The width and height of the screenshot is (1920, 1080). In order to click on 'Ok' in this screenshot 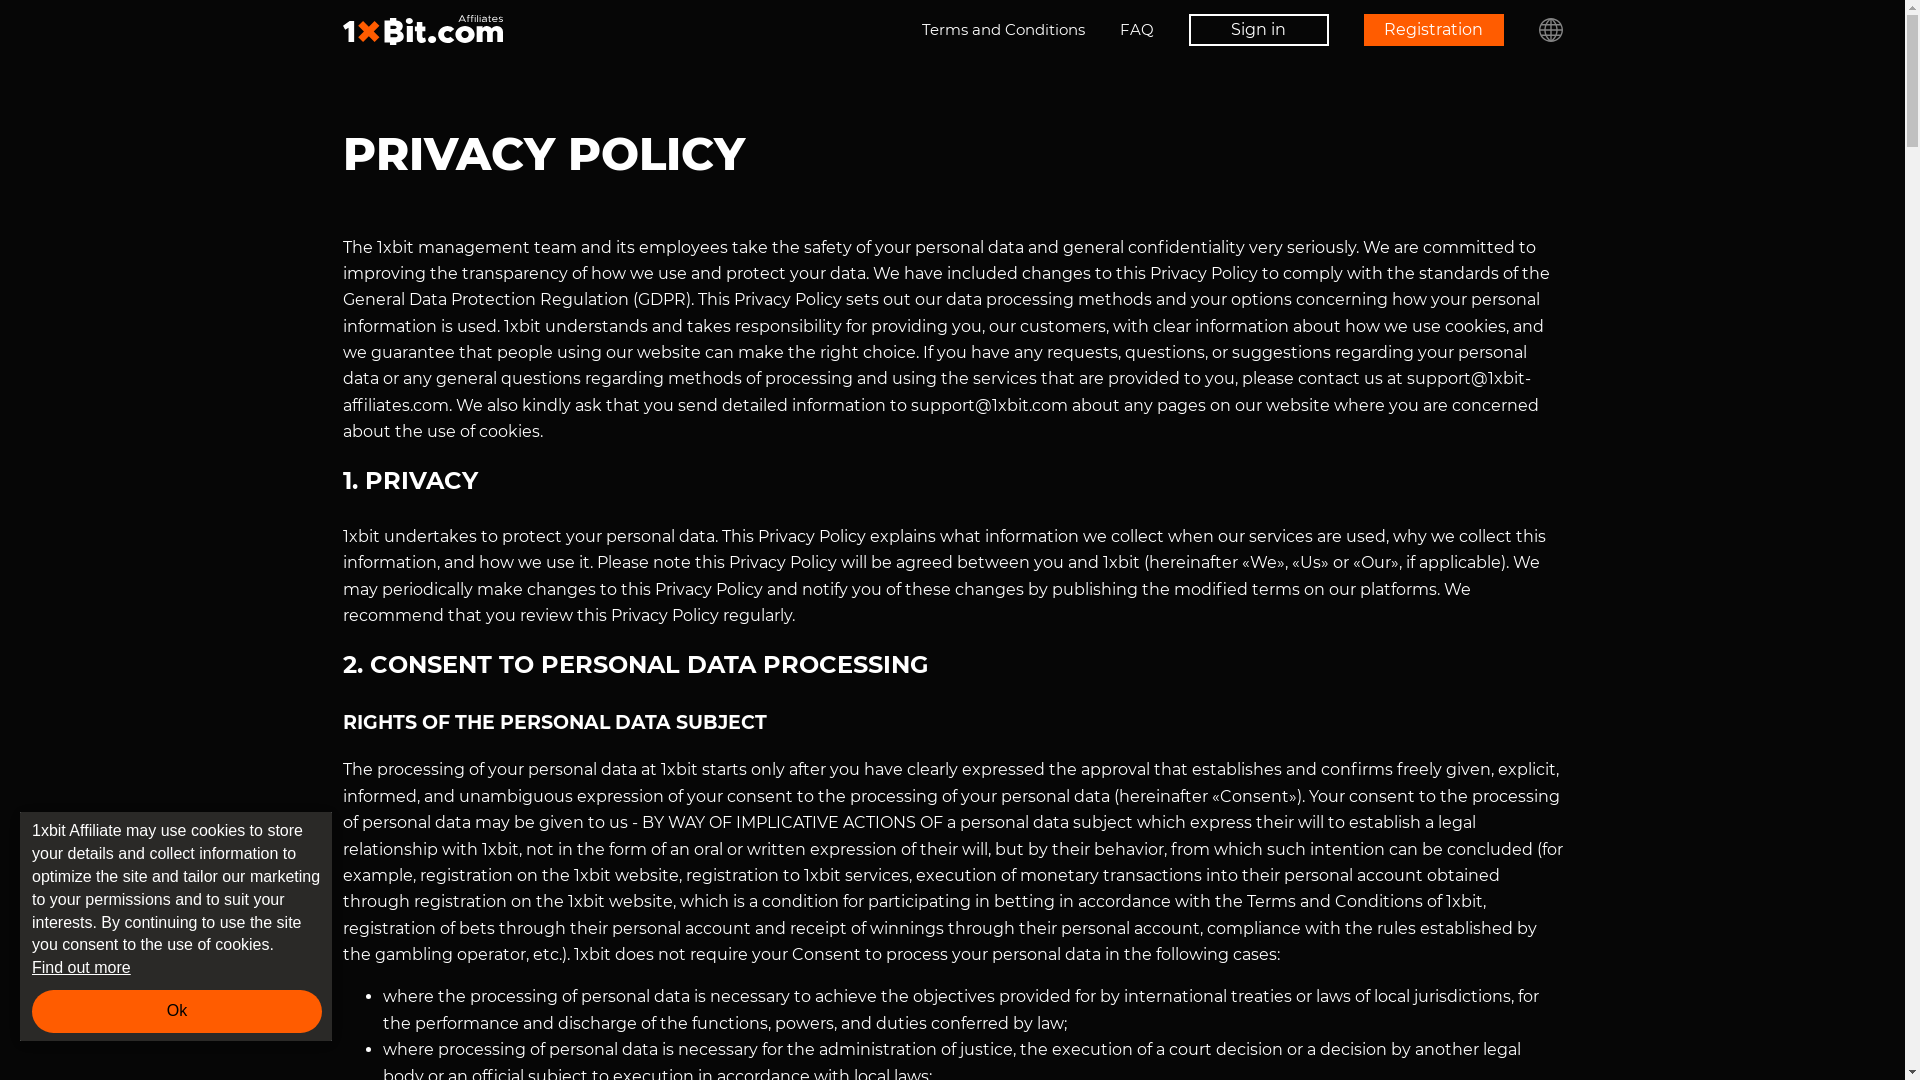, I will do `click(32, 1010)`.